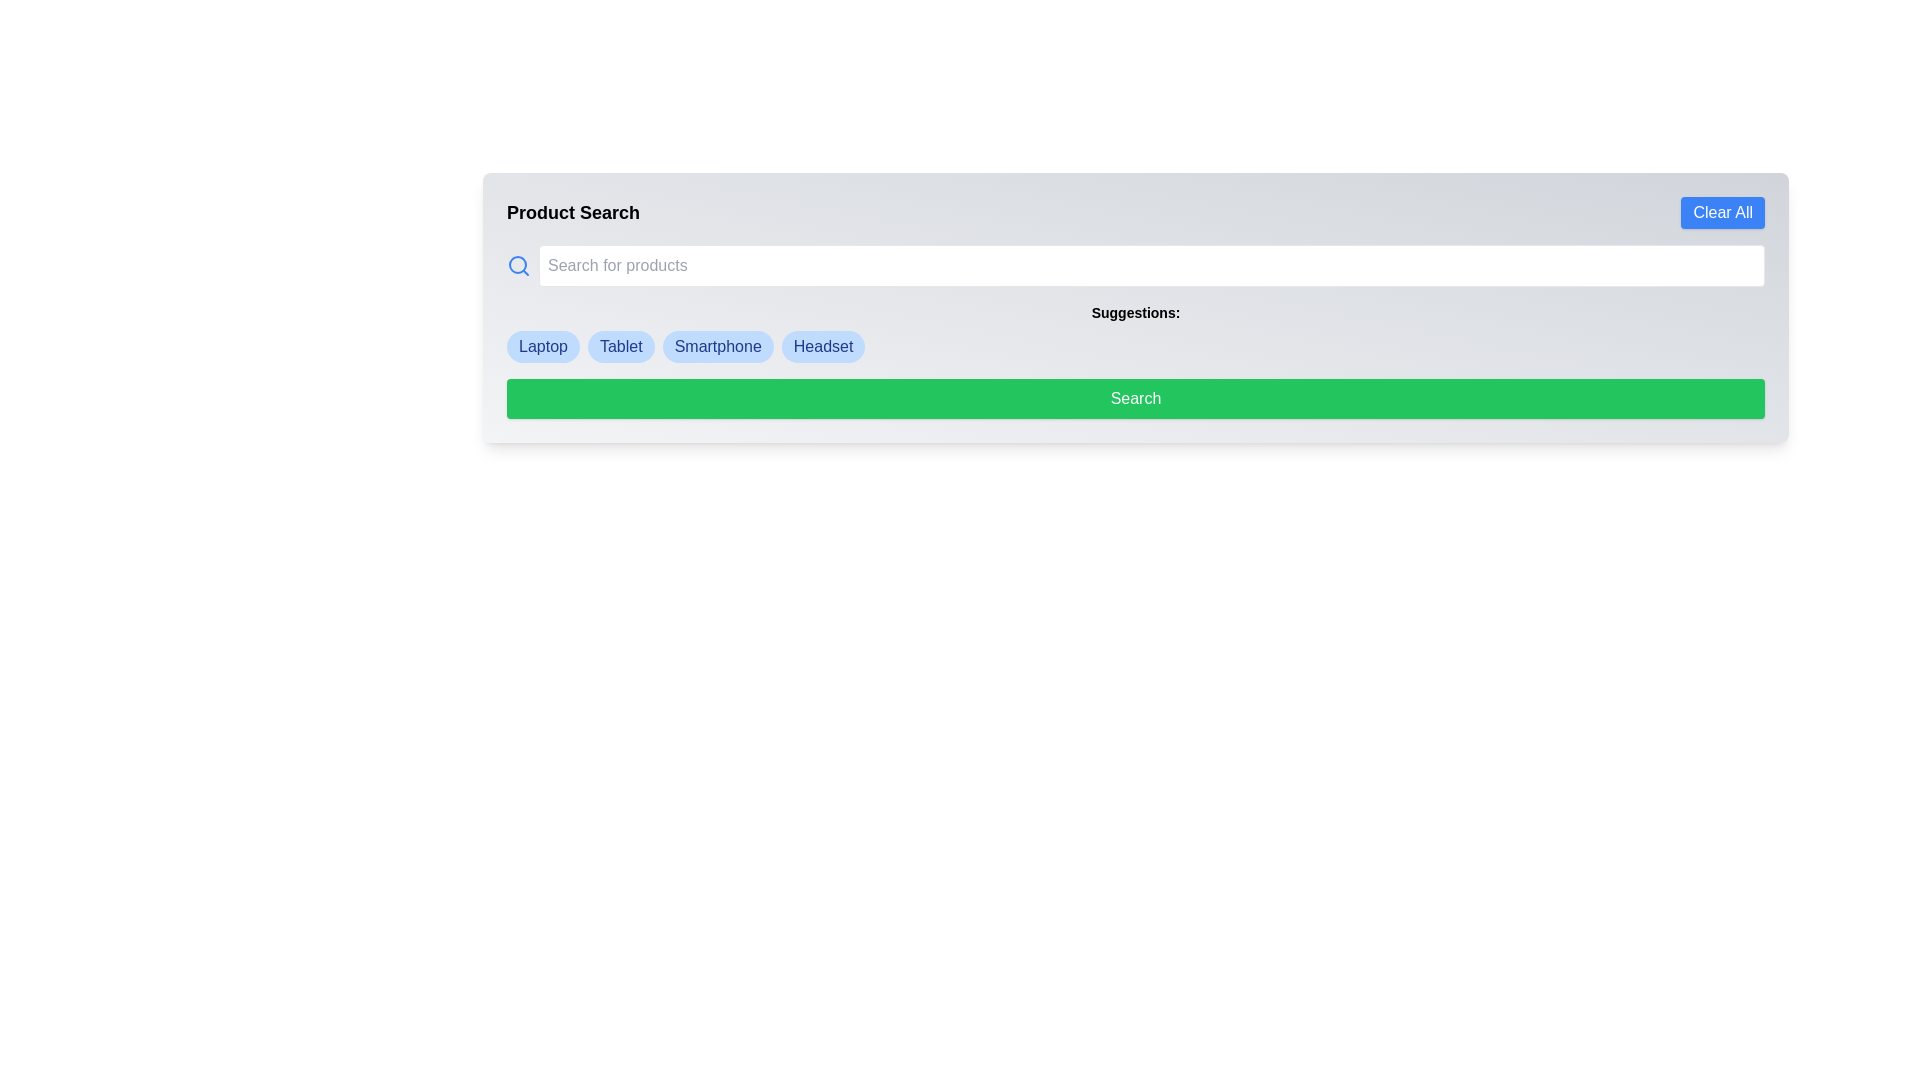 The image size is (1920, 1080). Describe the element at coordinates (572, 212) in the screenshot. I see `the text label at the top-left corner of the horizontal layout bar, which indicates the purpose of the product search functionality` at that location.